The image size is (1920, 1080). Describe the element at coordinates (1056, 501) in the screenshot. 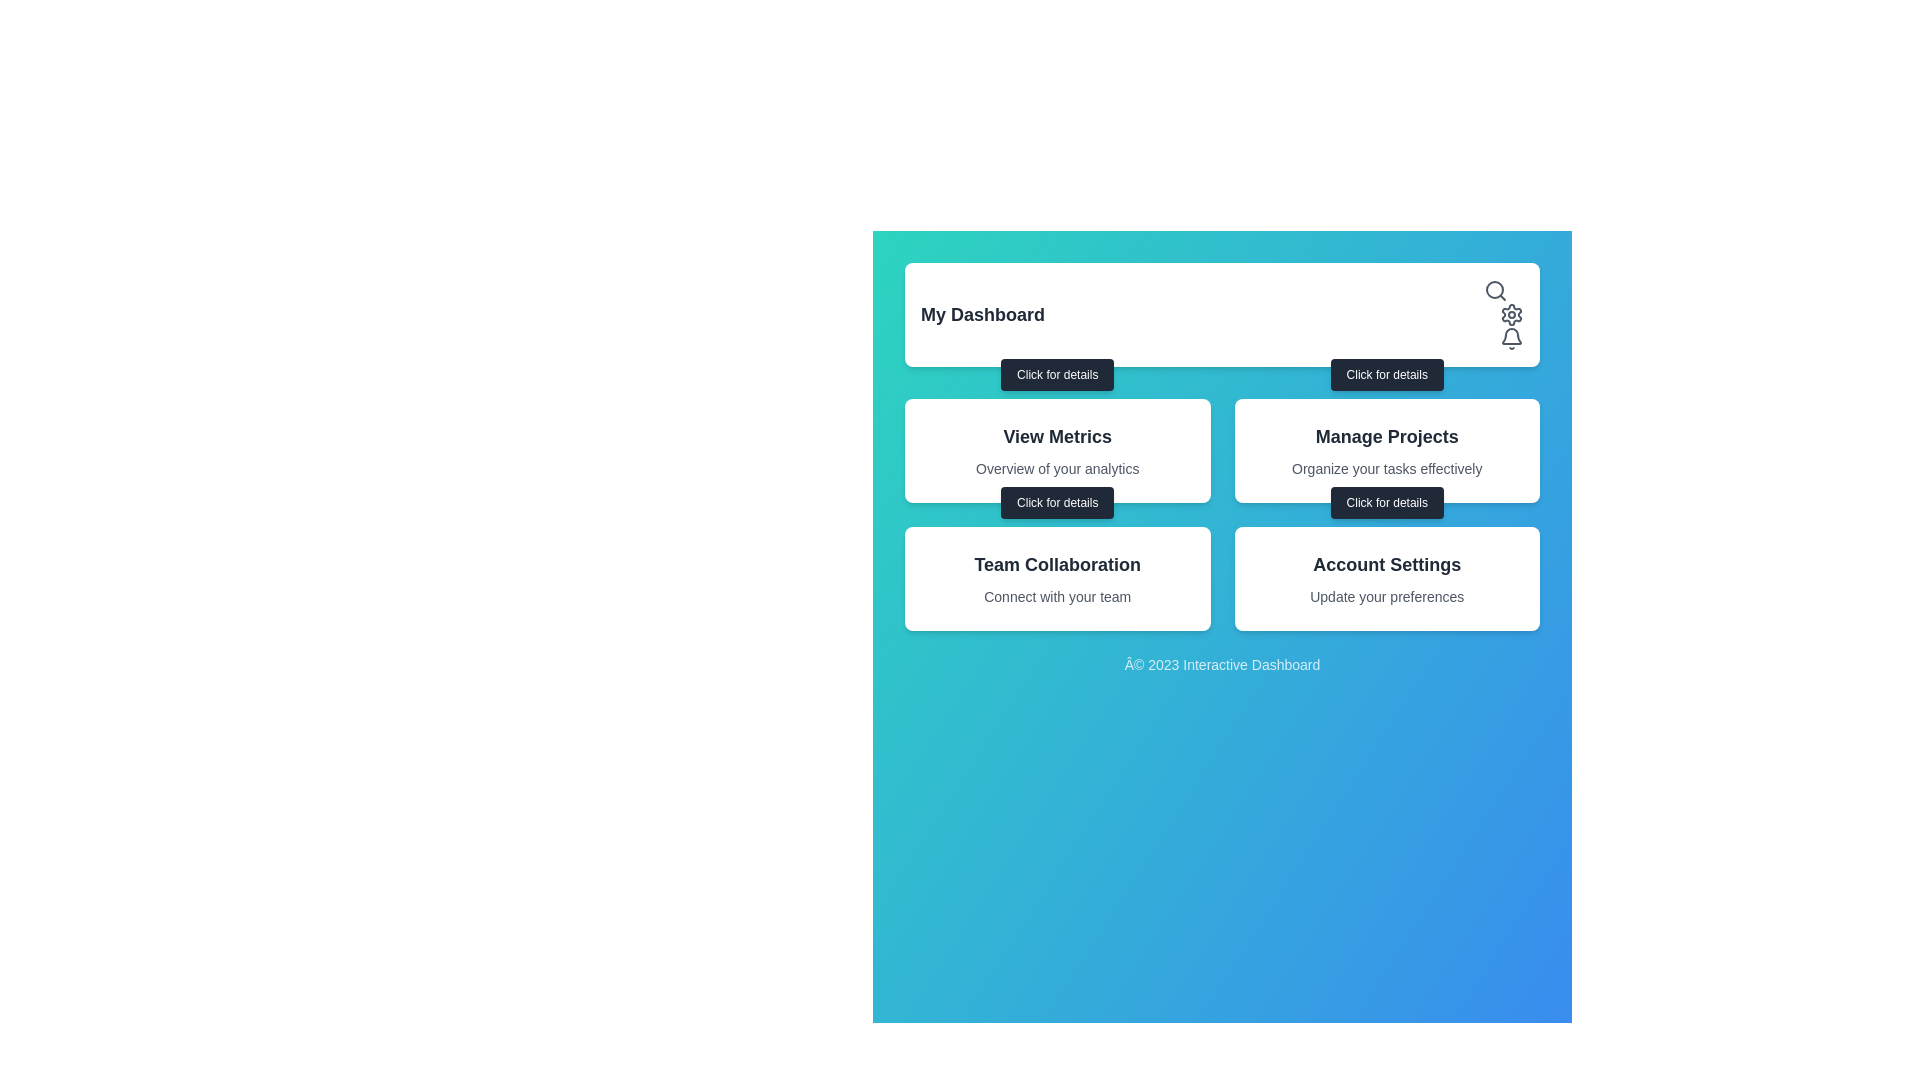

I see `tooltip containing the text 'Click for details' which is a small dark gray rectangular element with rounded corners, positioned above the 'Team Collaboration' section` at that location.